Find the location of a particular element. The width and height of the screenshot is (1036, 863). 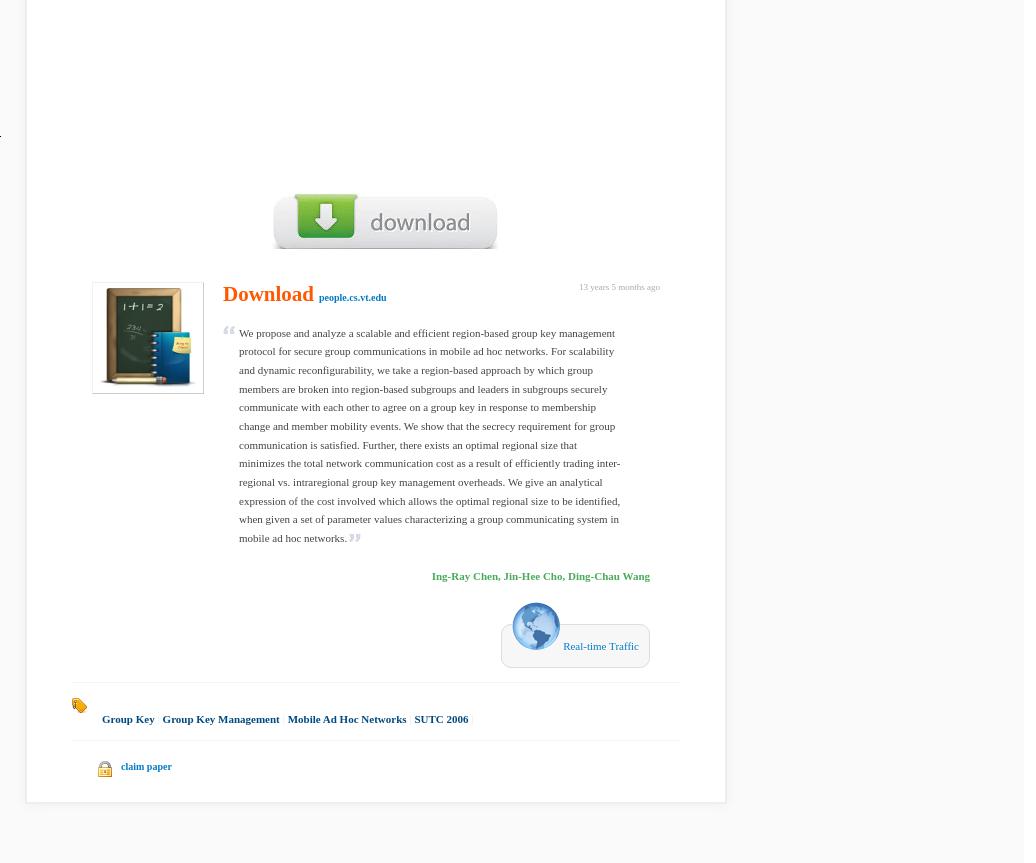

'Mobile Ad Hoc Networks' is located at coordinates (346, 718).